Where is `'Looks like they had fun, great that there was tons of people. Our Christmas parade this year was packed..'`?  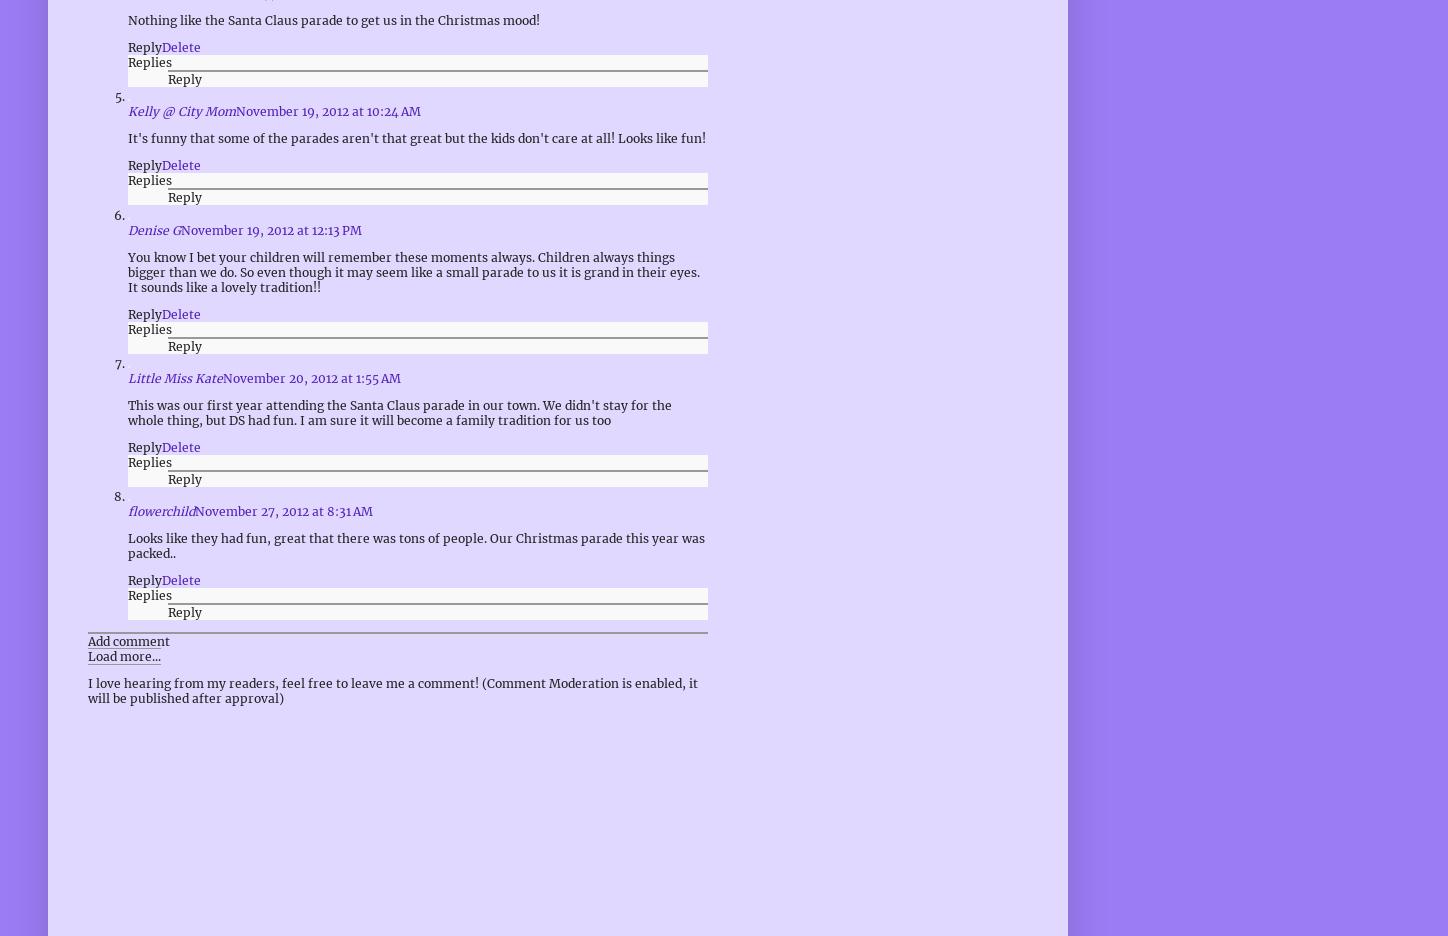 'Looks like they had fun, great that there was tons of people. Our Christmas parade this year was packed..' is located at coordinates (416, 545).